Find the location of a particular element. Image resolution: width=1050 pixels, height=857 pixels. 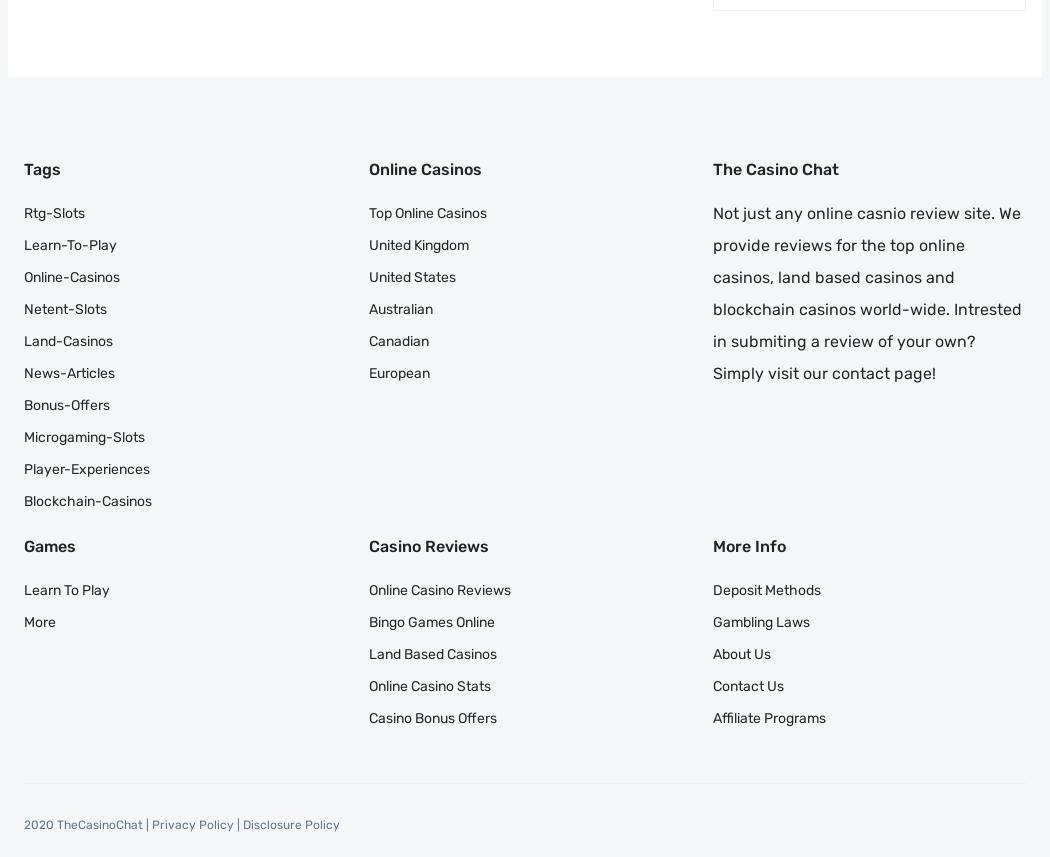

'Online Casinos' is located at coordinates (423, 168).